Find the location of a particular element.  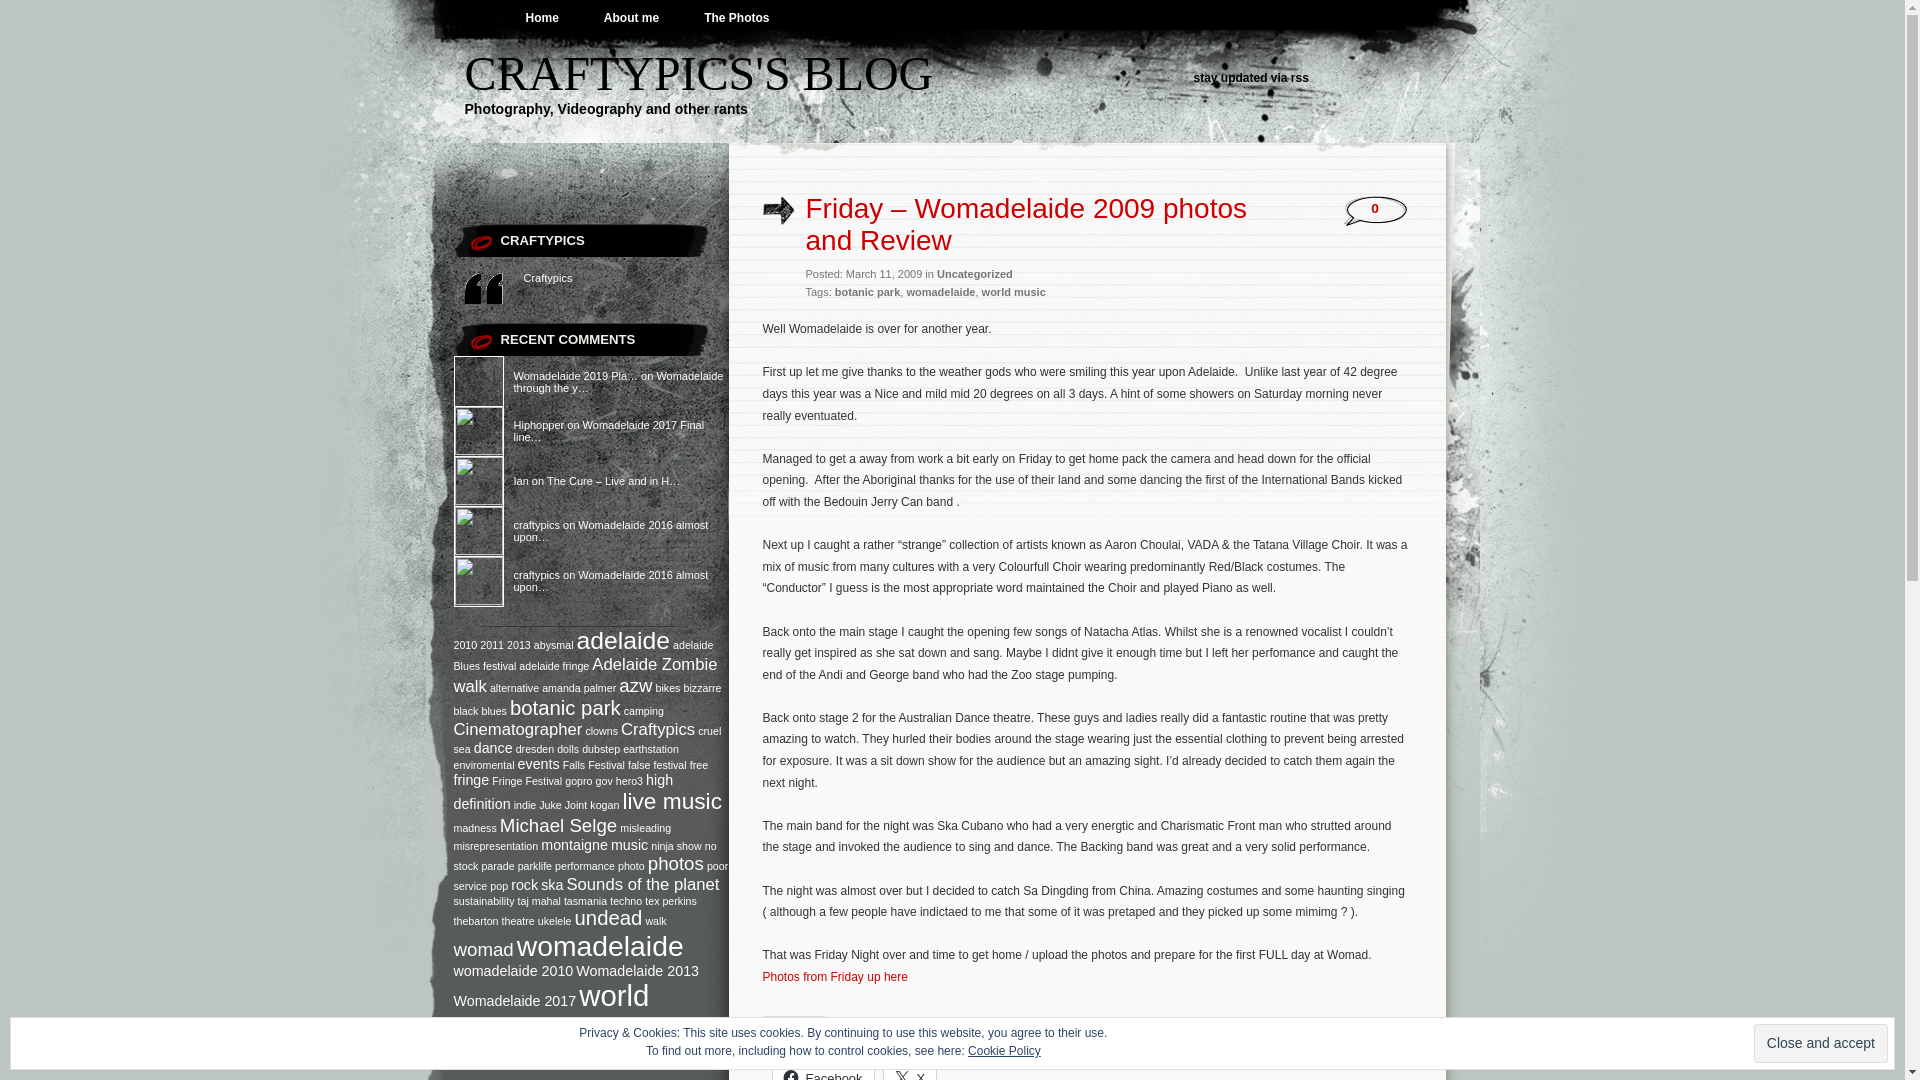

'tasmania' is located at coordinates (584, 901).